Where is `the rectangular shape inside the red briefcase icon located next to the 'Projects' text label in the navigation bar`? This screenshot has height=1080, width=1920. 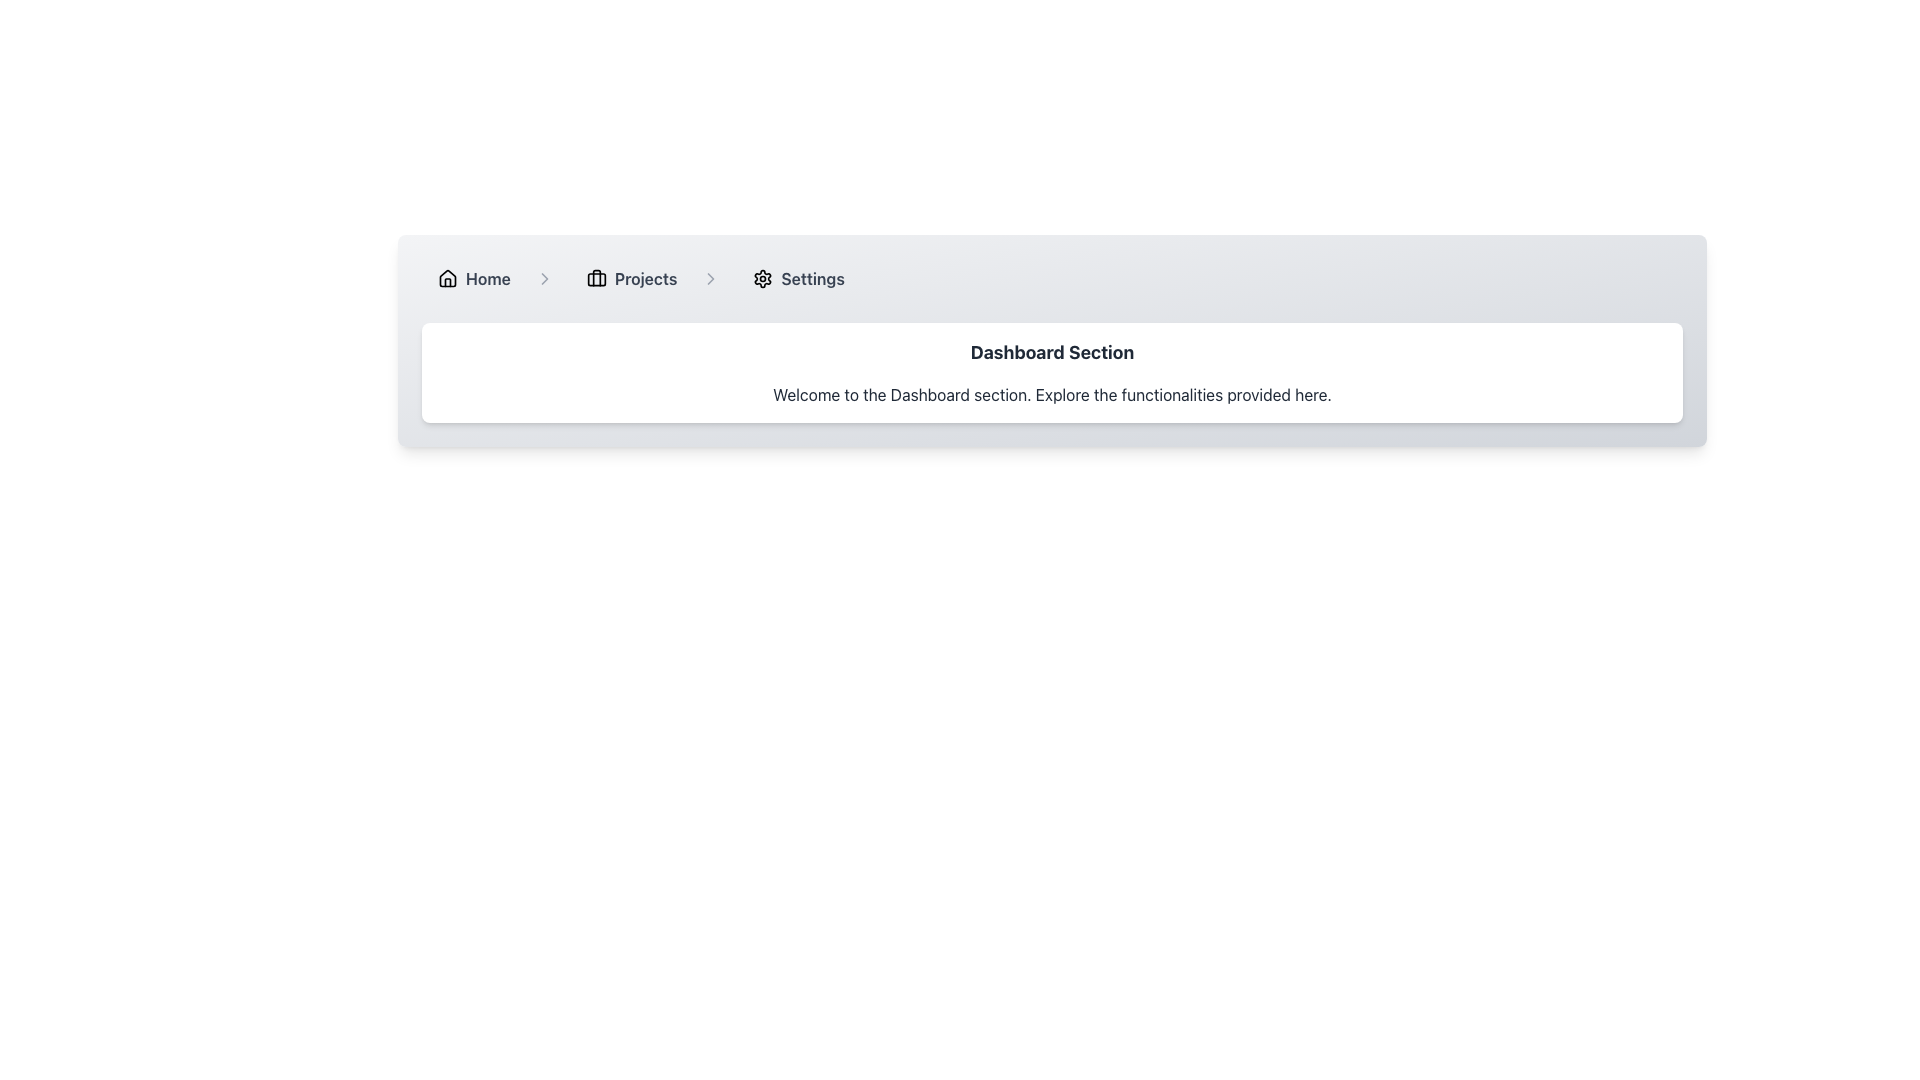
the rectangular shape inside the red briefcase icon located next to the 'Projects' text label in the navigation bar is located at coordinates (595, 279).